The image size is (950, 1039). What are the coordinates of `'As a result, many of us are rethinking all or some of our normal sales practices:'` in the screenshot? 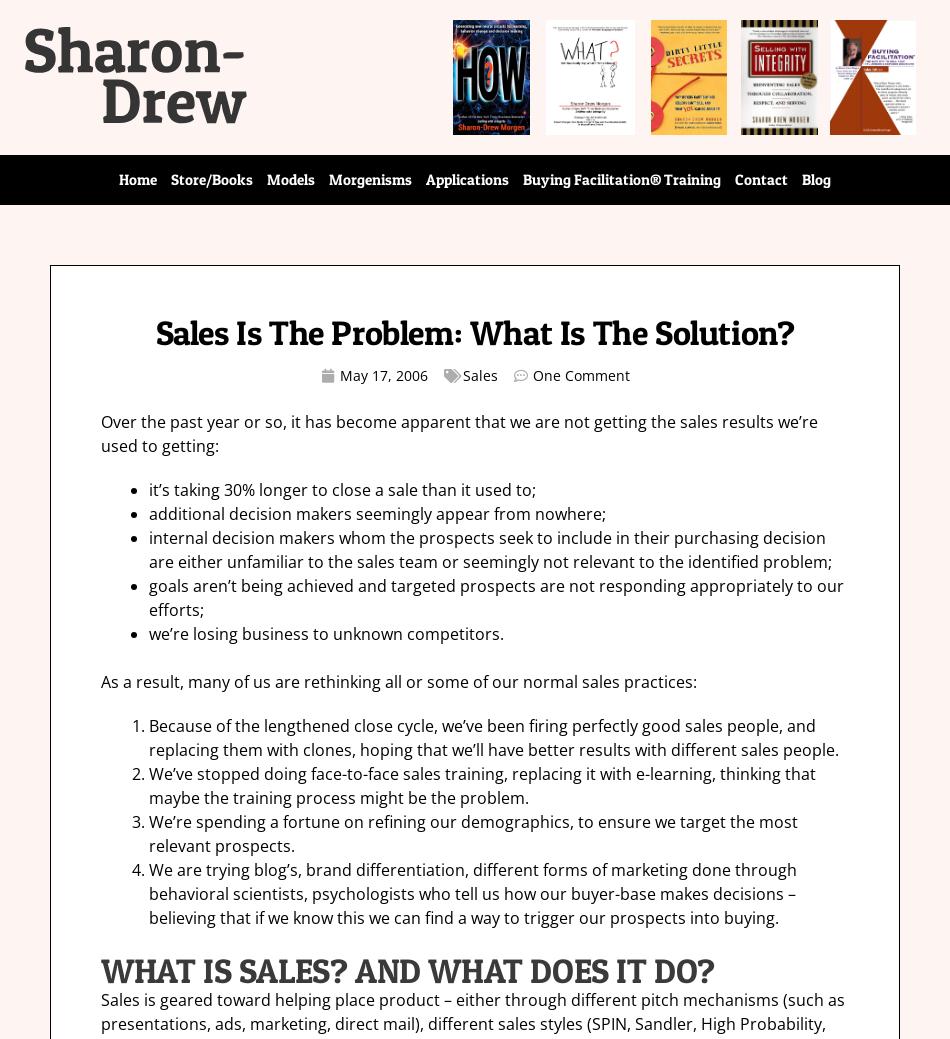 It's located at (398, 681).